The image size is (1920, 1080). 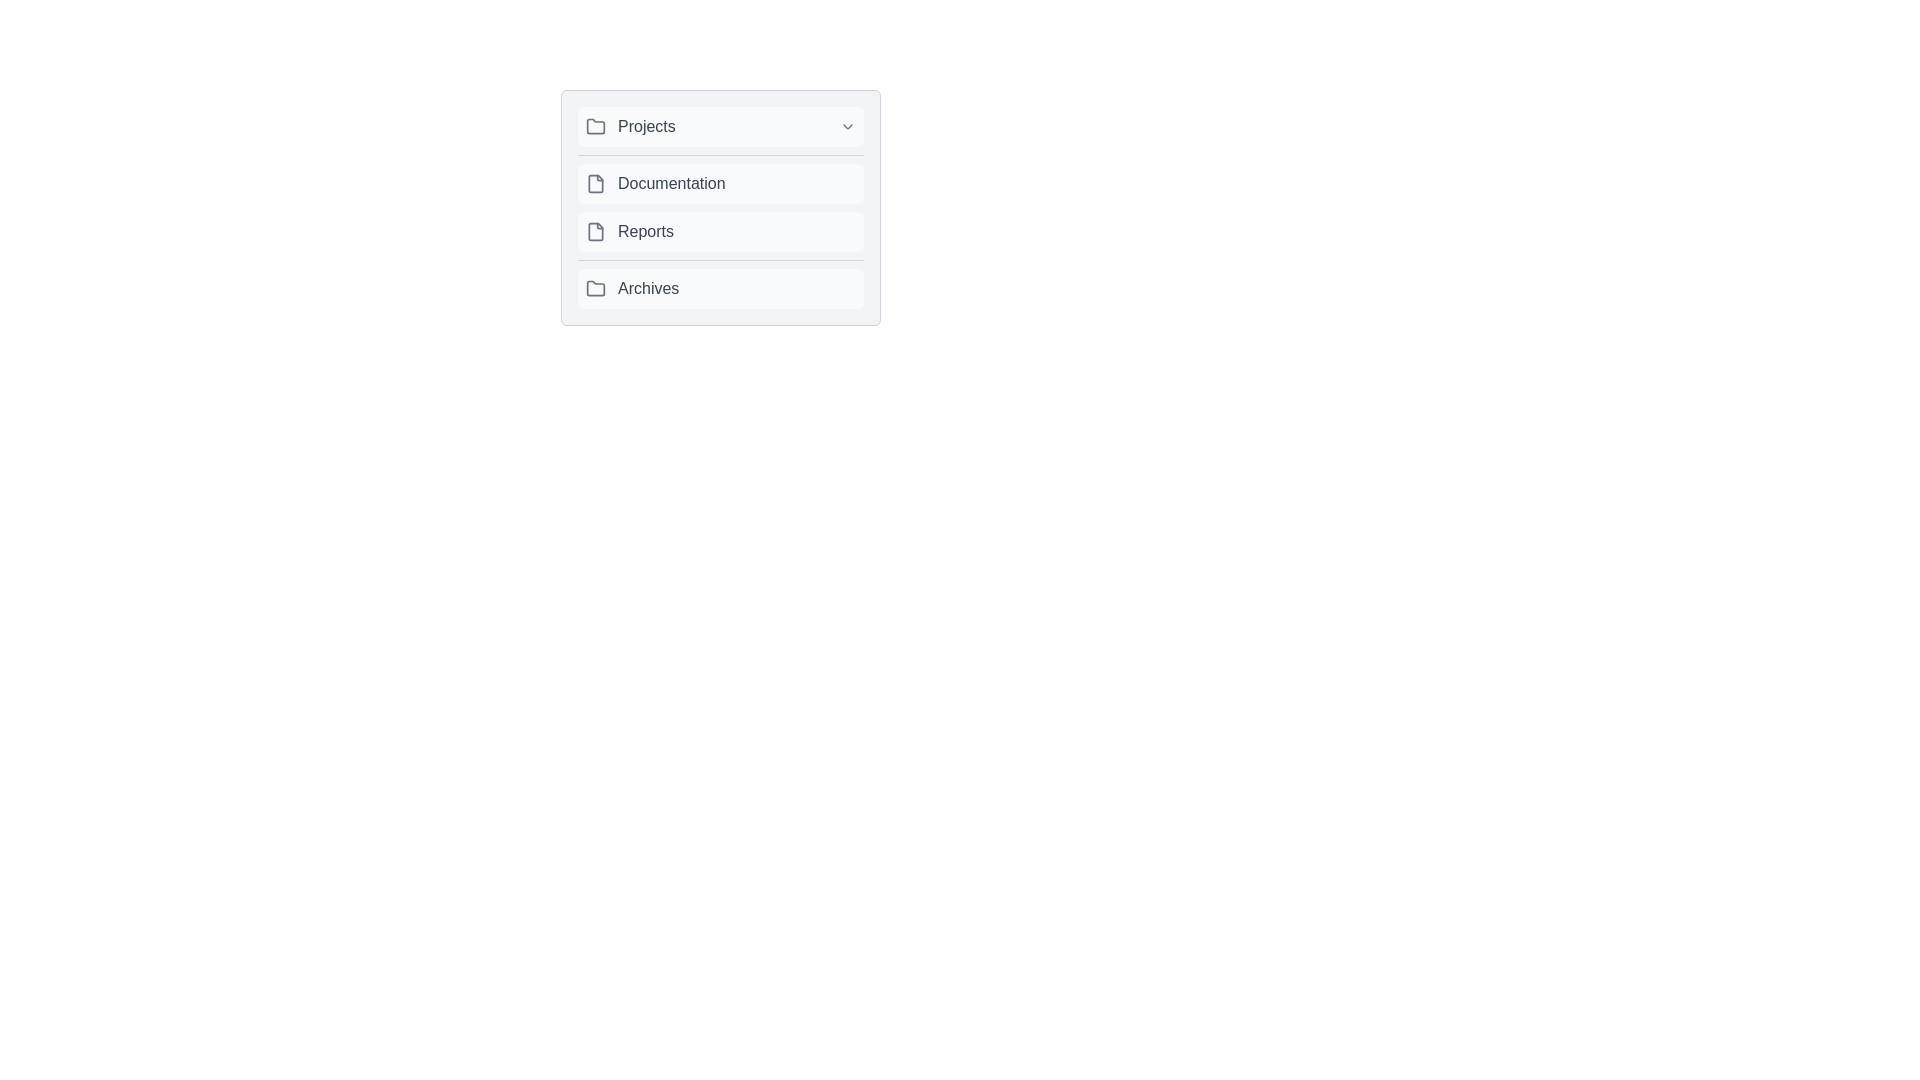 I want to click on the document or file icon located to the left of the 'Reports' text label within the vertical menu layout, which is the third entry from the top, so click(x=594, y=230).